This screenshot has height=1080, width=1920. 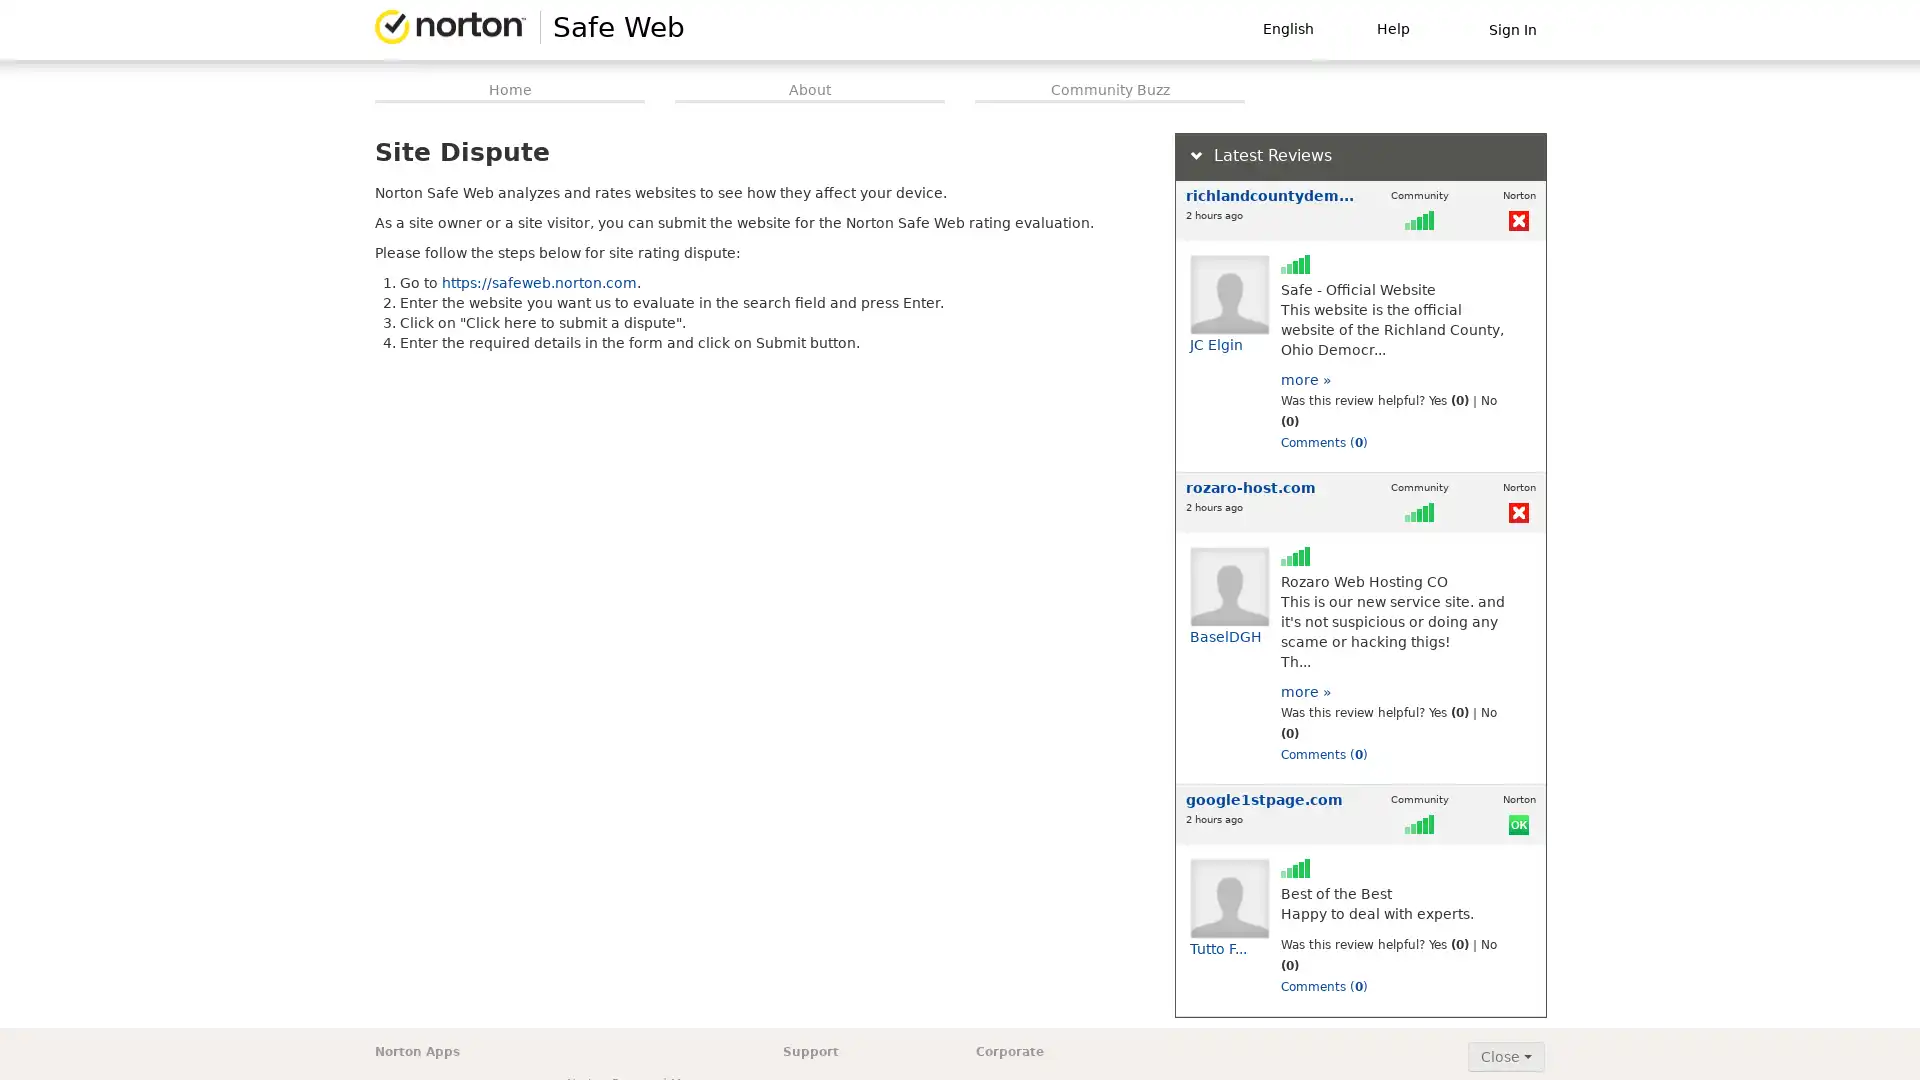 What do you see at coordinates (1506, 1055) in the screenshot?
I see `Close` at bounding box center [1506, 1055].